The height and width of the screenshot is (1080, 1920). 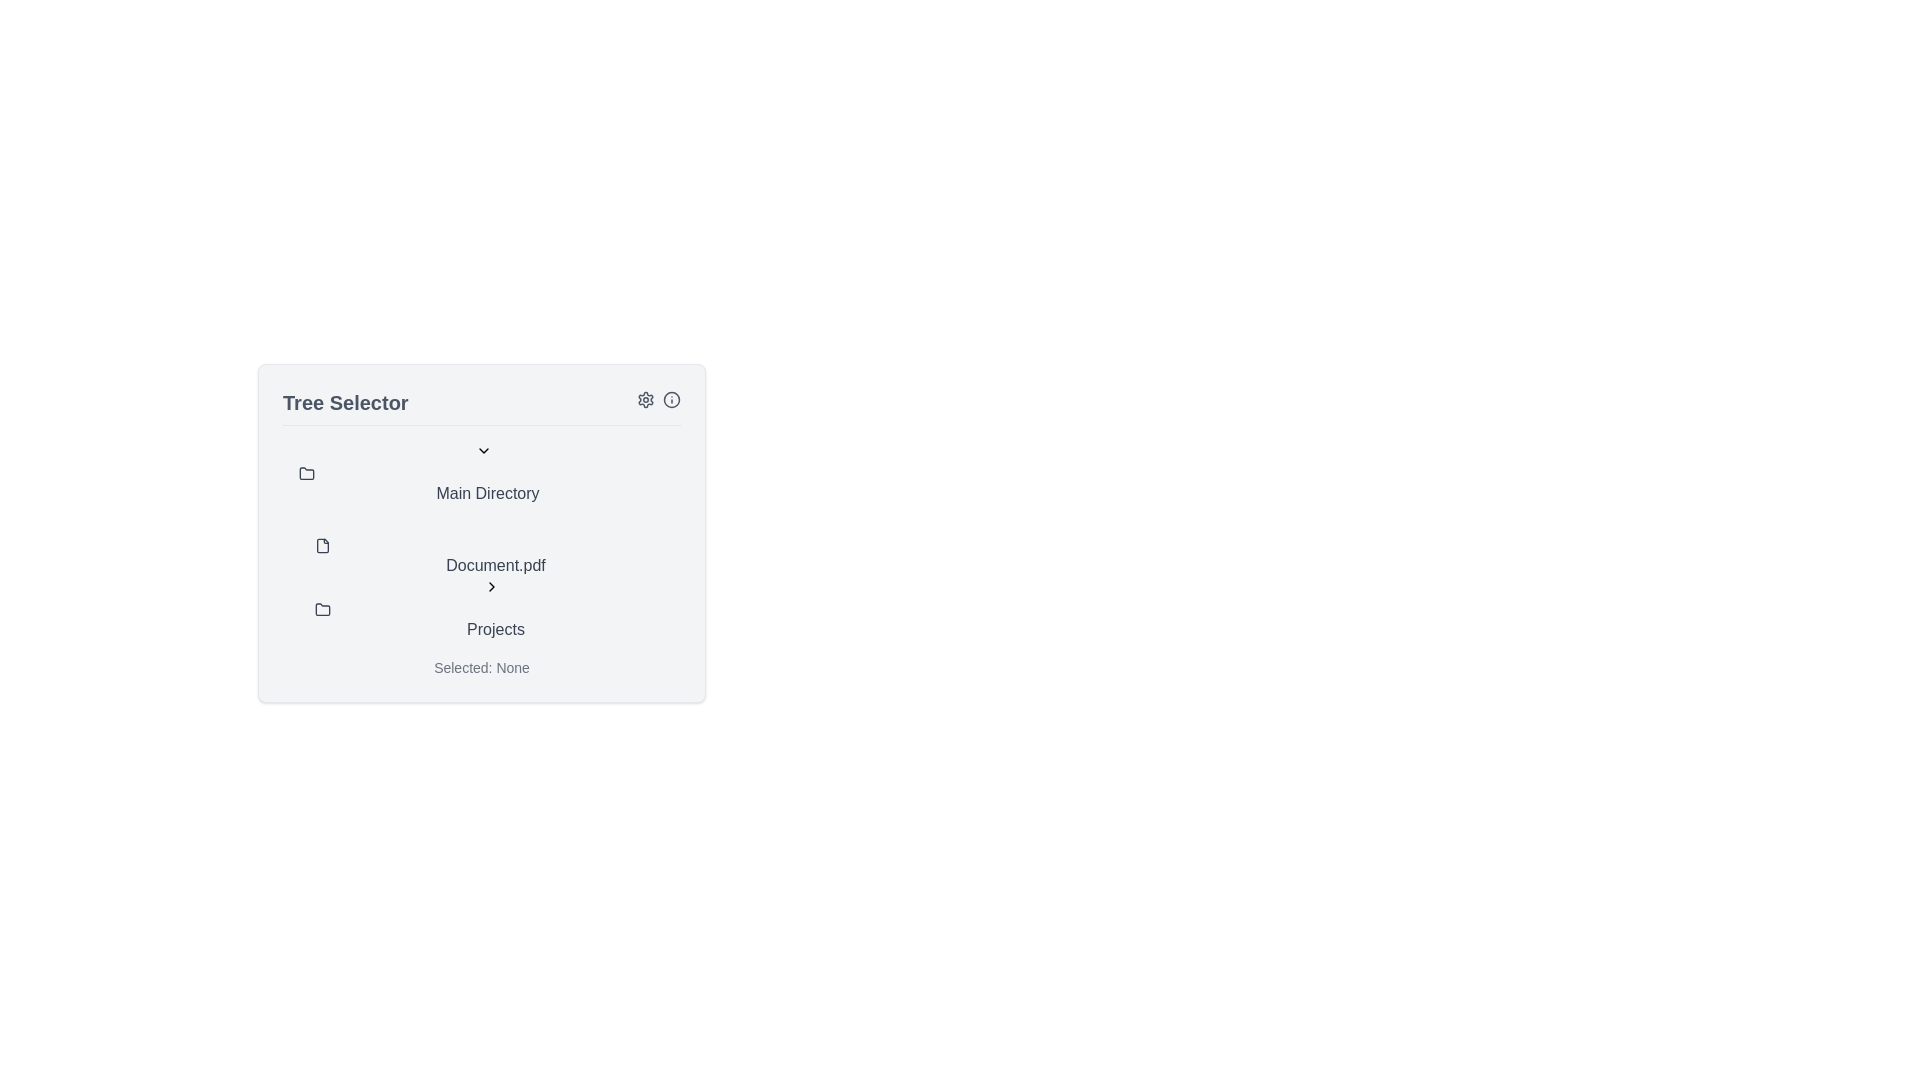 What do you see at coordinates (484, 451) in the screenshot?
I see `the dropdown toggle button located to the right of the 'Main Directory' label` at bounding box center [484, 451].